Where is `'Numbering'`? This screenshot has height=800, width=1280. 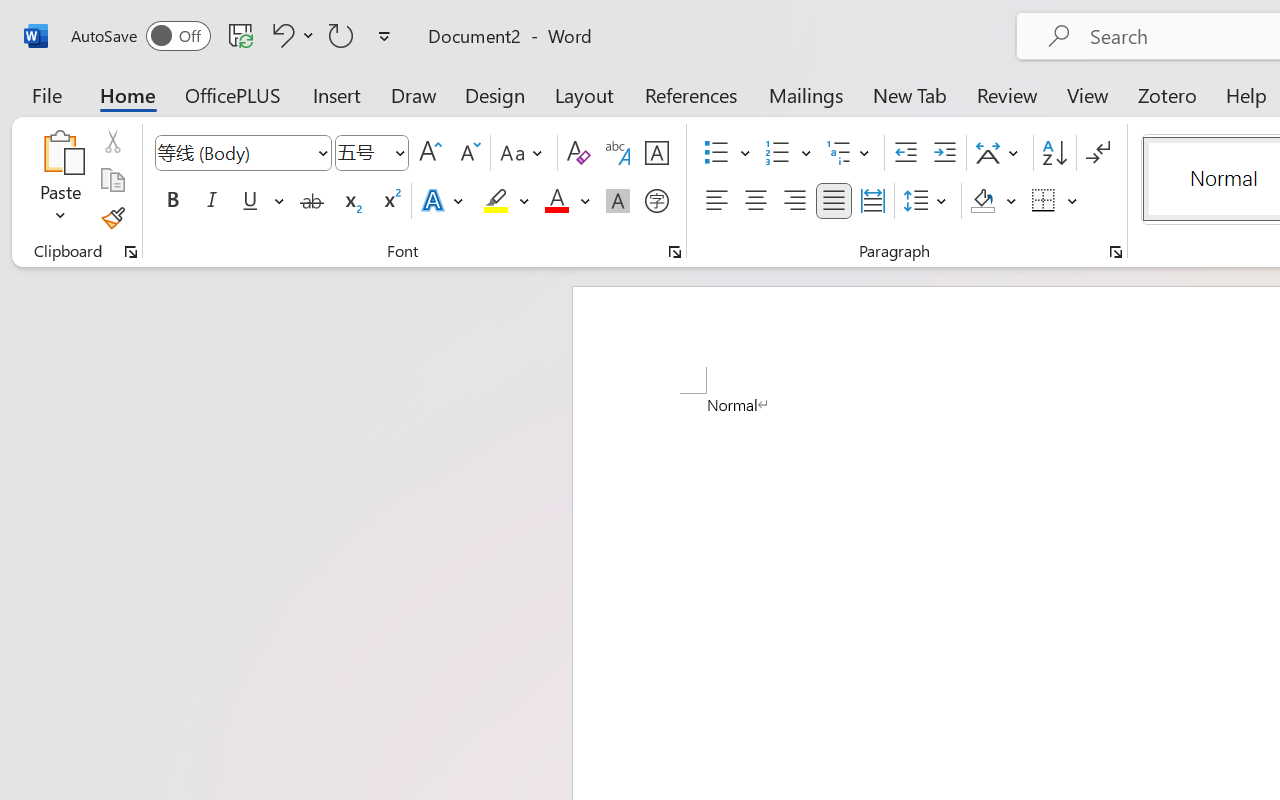 'Numbering' is located at coordinates (777, 153).